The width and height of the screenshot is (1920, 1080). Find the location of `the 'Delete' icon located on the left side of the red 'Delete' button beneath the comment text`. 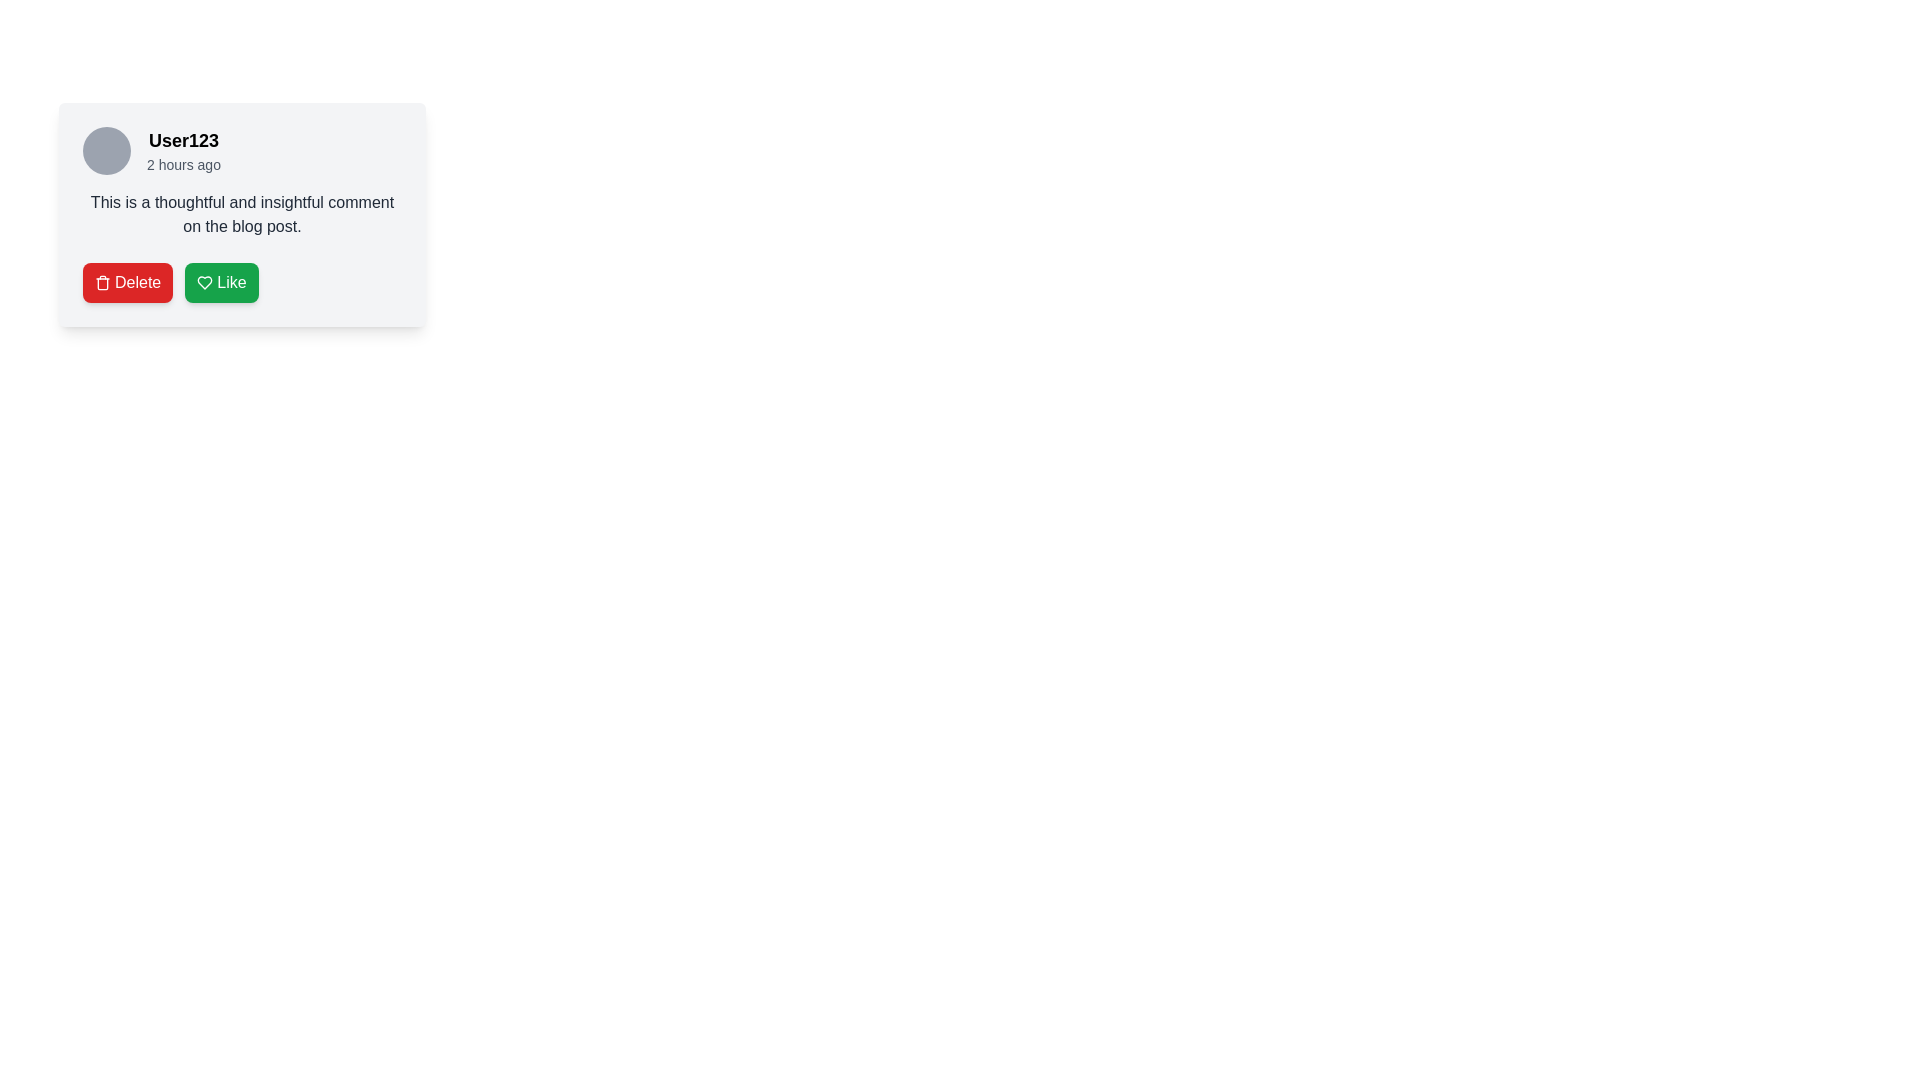

the 'Delete' icon located on the left side of the red 'Delete' button beneath the comment text is located at coordinates (101, 282).